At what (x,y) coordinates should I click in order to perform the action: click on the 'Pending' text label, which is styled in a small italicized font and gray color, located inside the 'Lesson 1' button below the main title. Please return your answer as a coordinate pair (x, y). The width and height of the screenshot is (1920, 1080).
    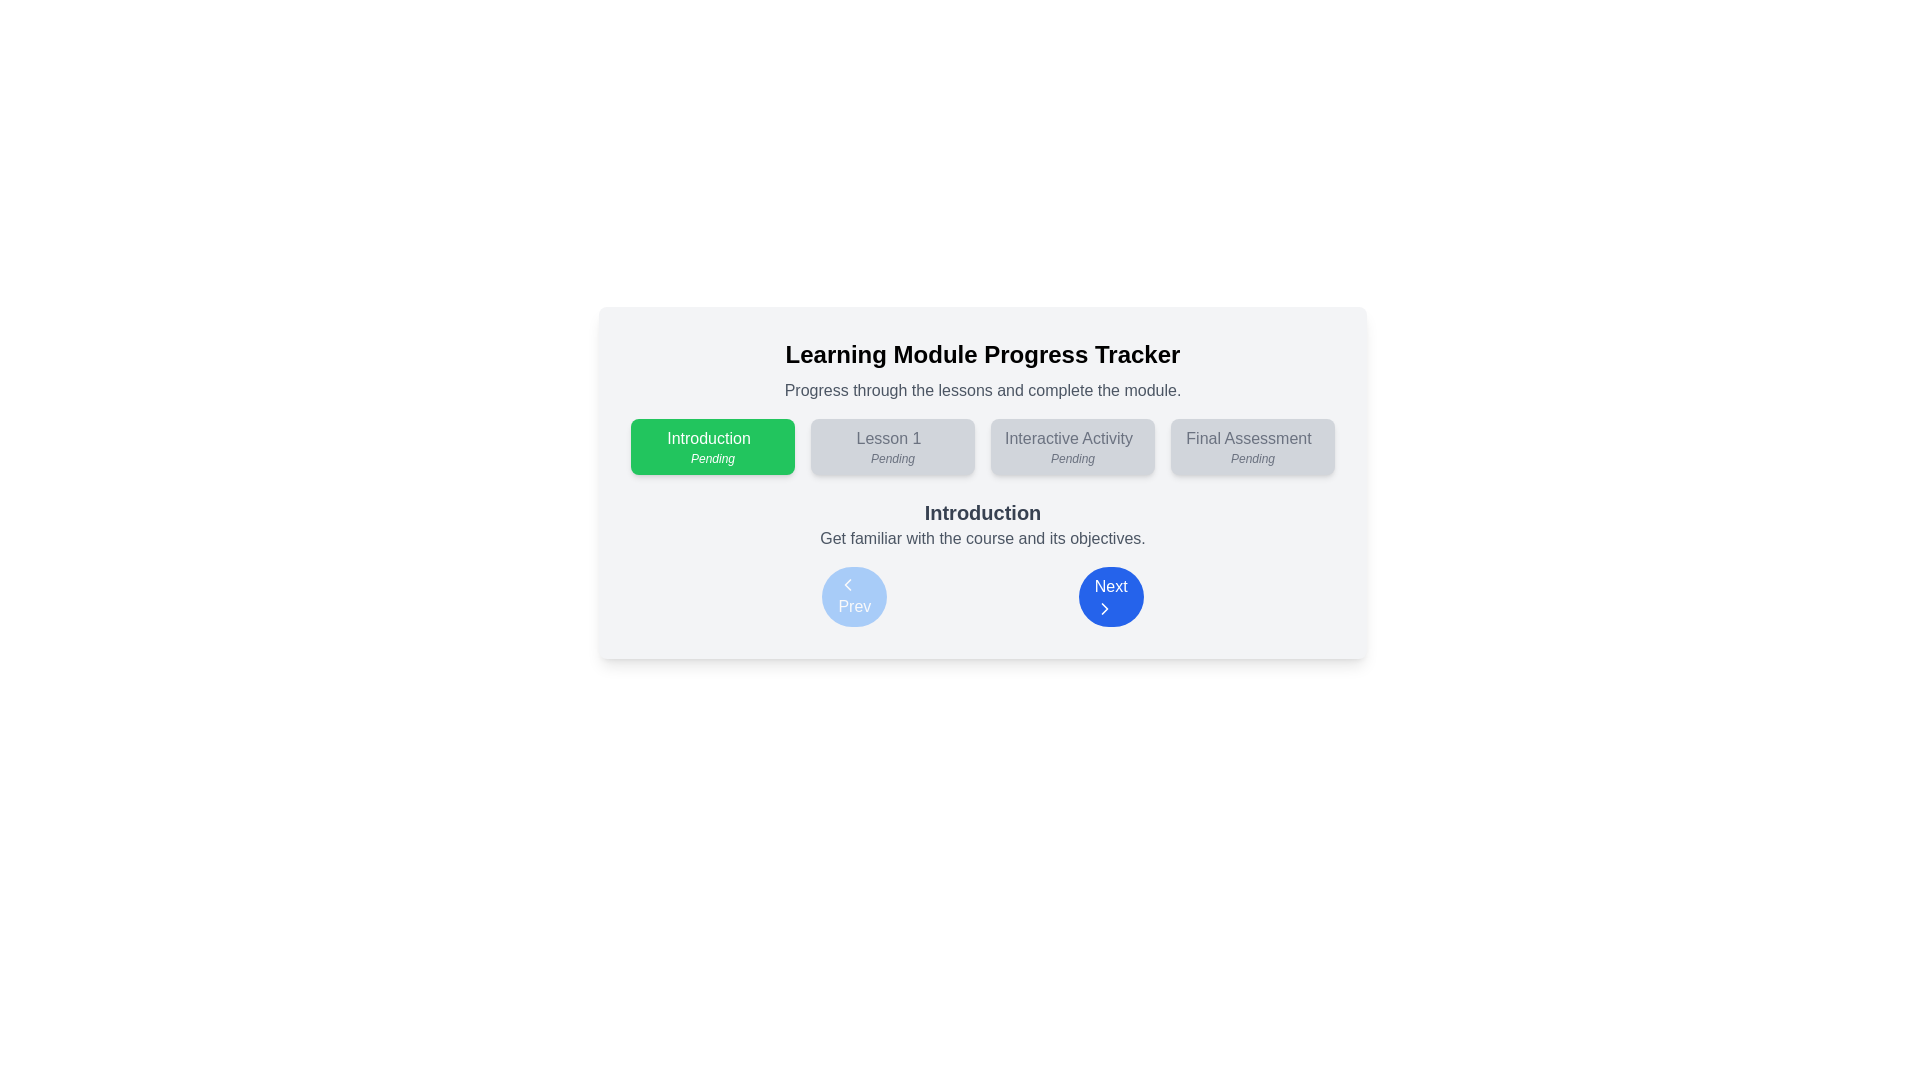
    Looking at the image, I should click on (891, 459).